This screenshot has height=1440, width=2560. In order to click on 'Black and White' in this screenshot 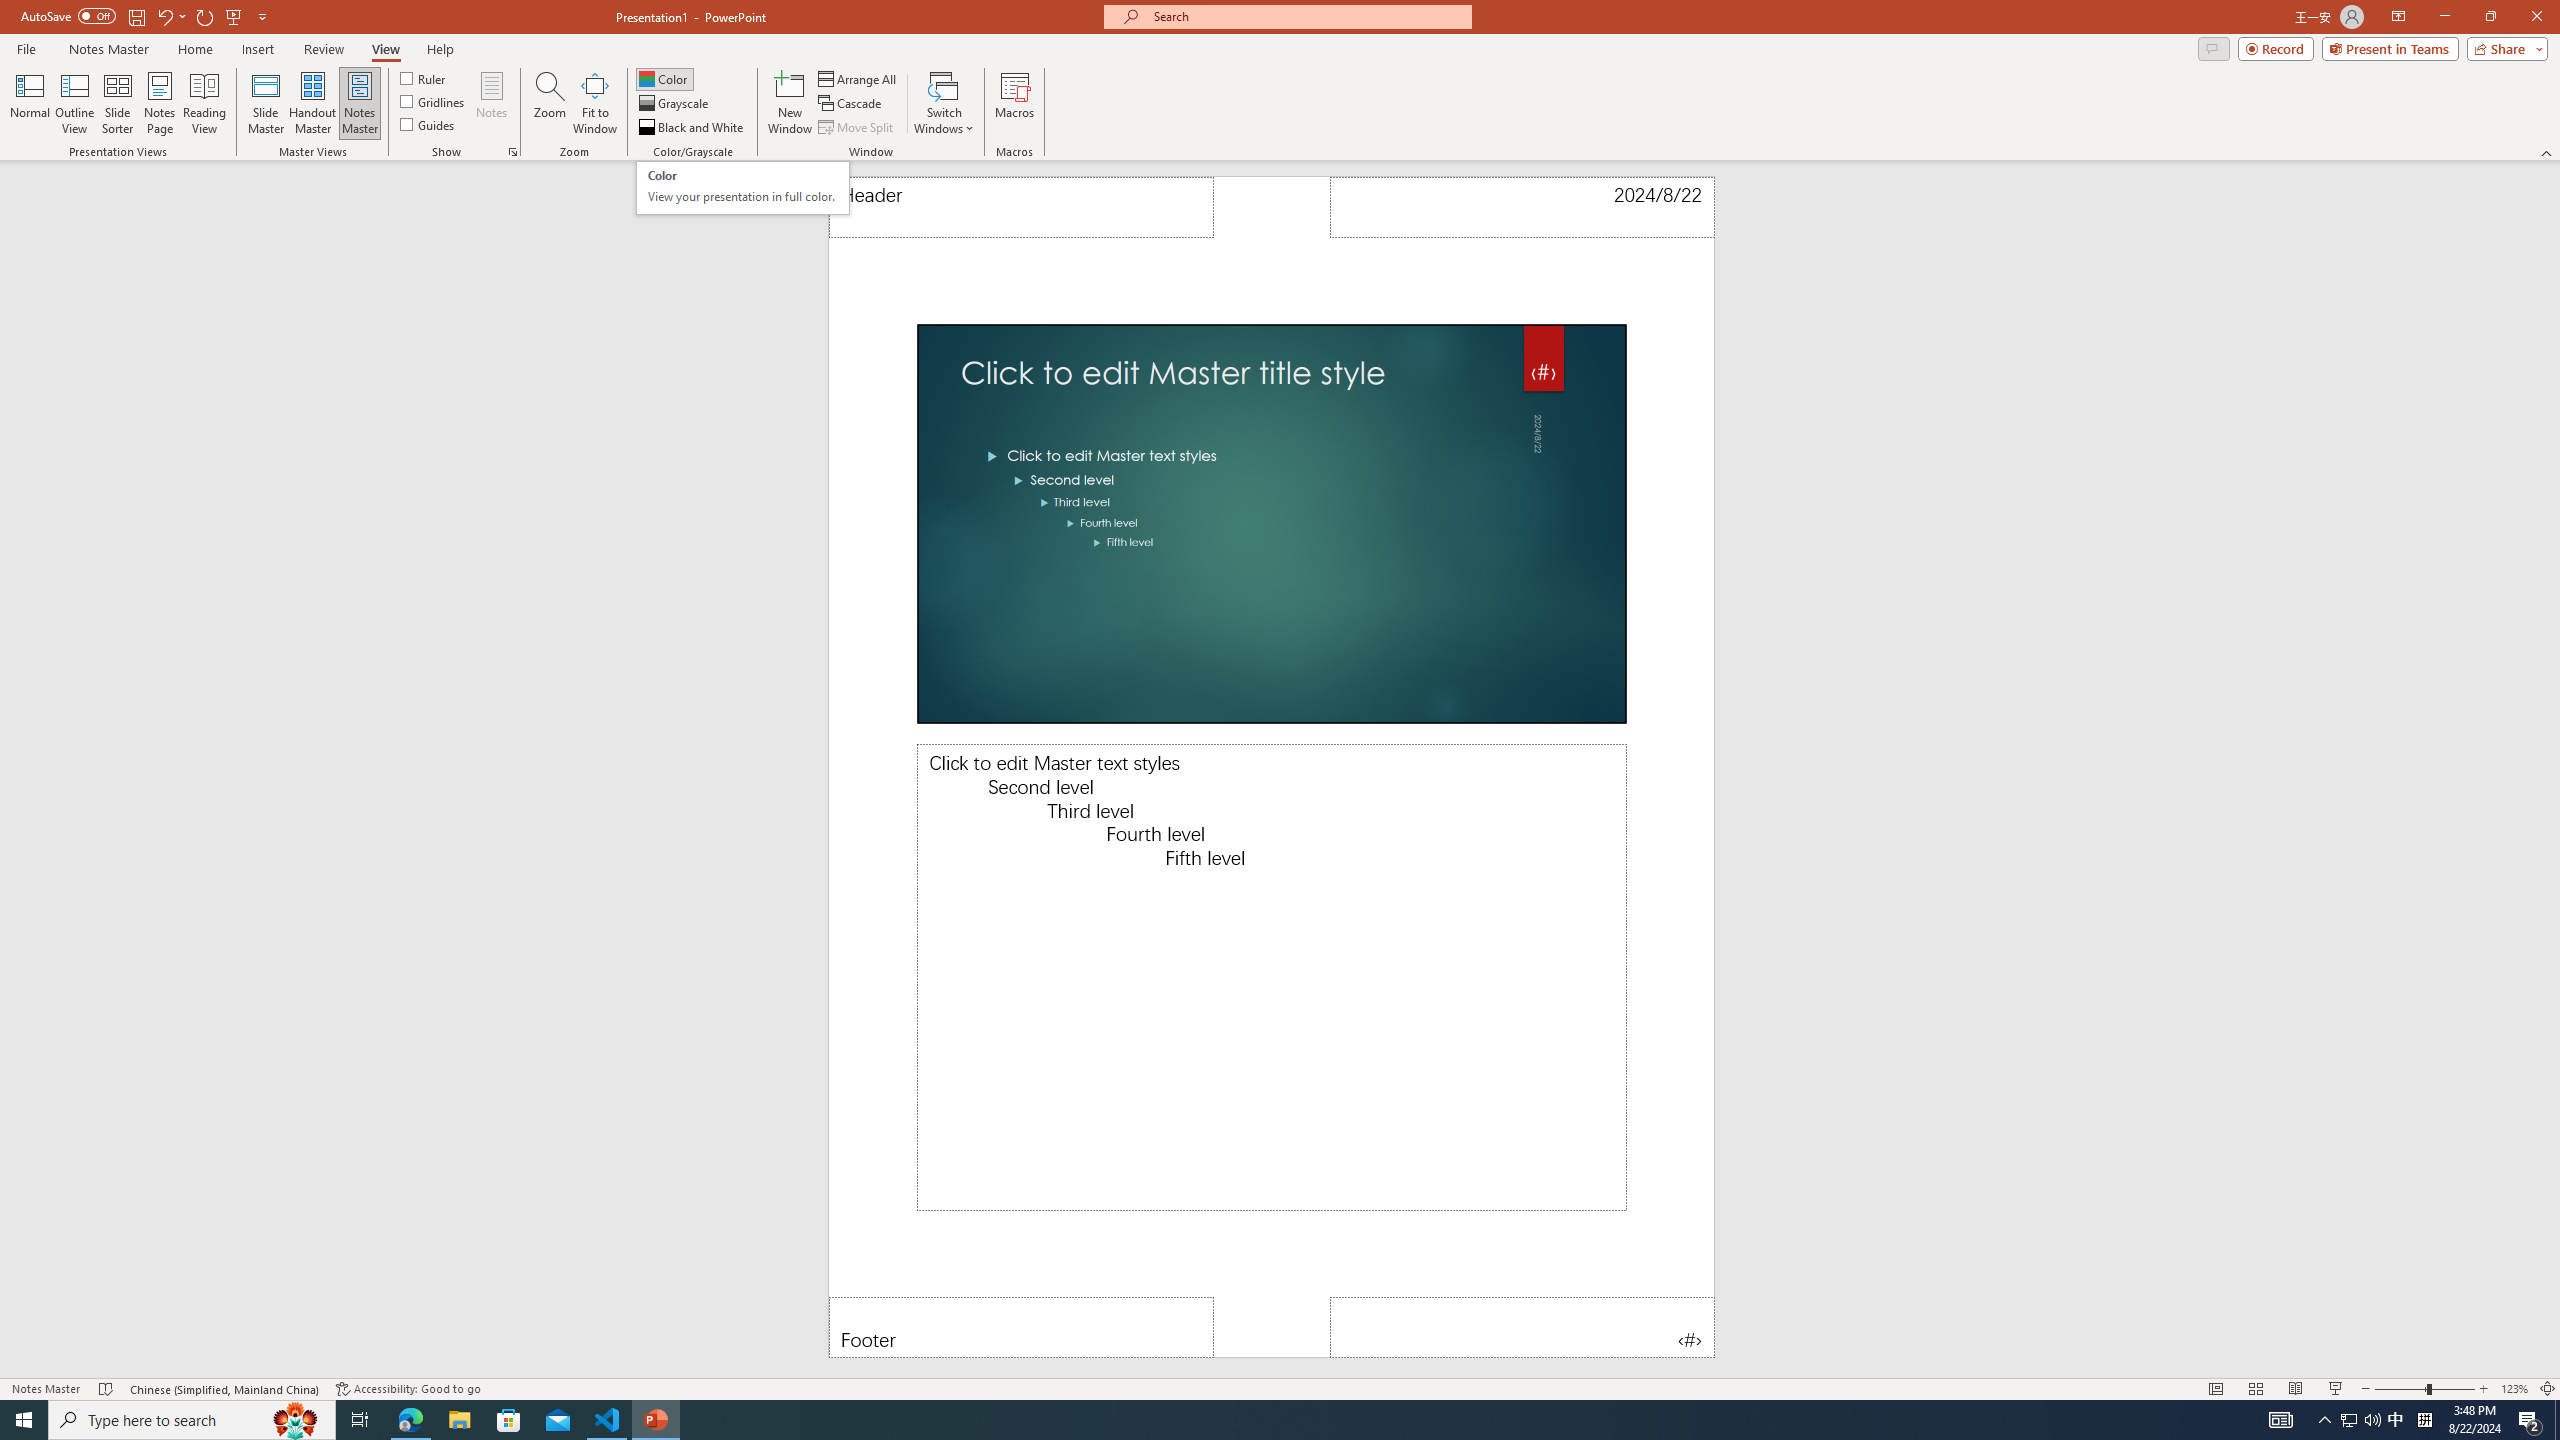, I will do `click(692, 127)`.